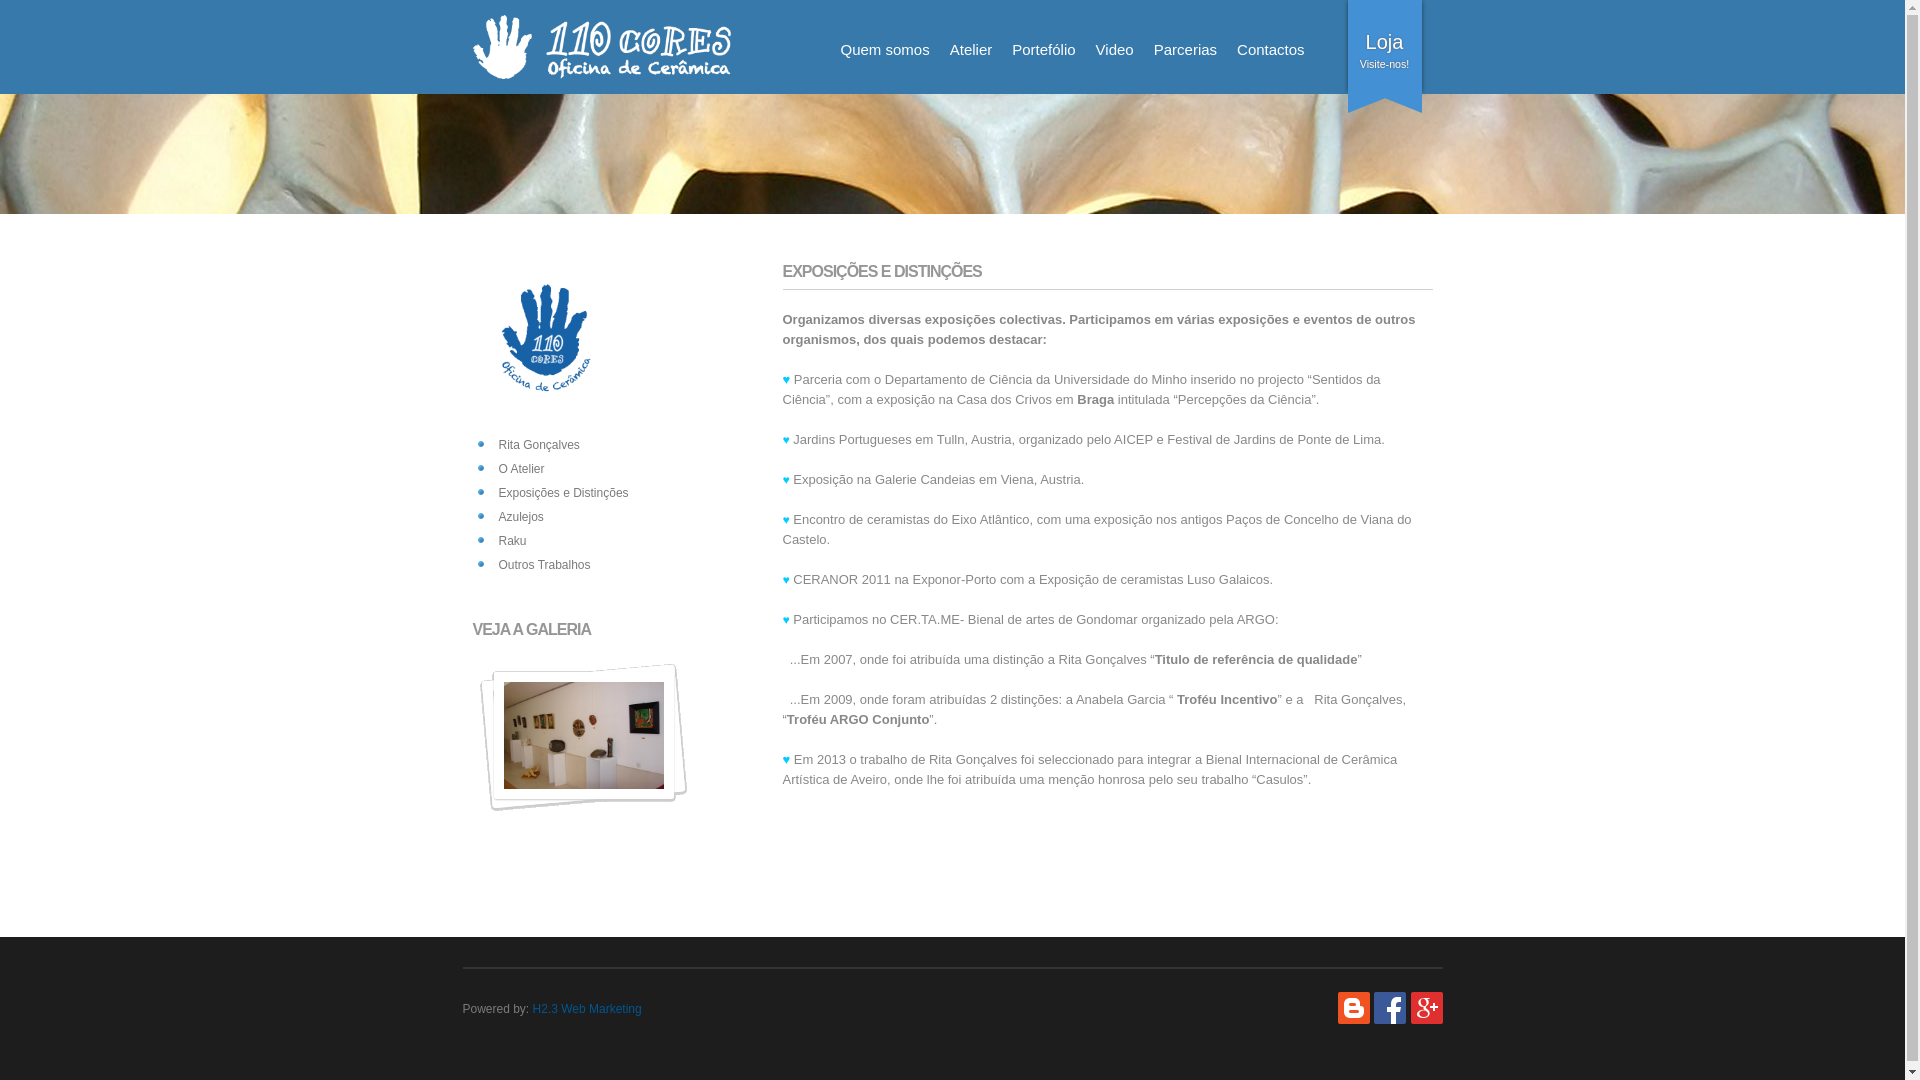  Describe the element at coordinates (1424, 1007) in the screenshot. I see `'Google +'` at that location.